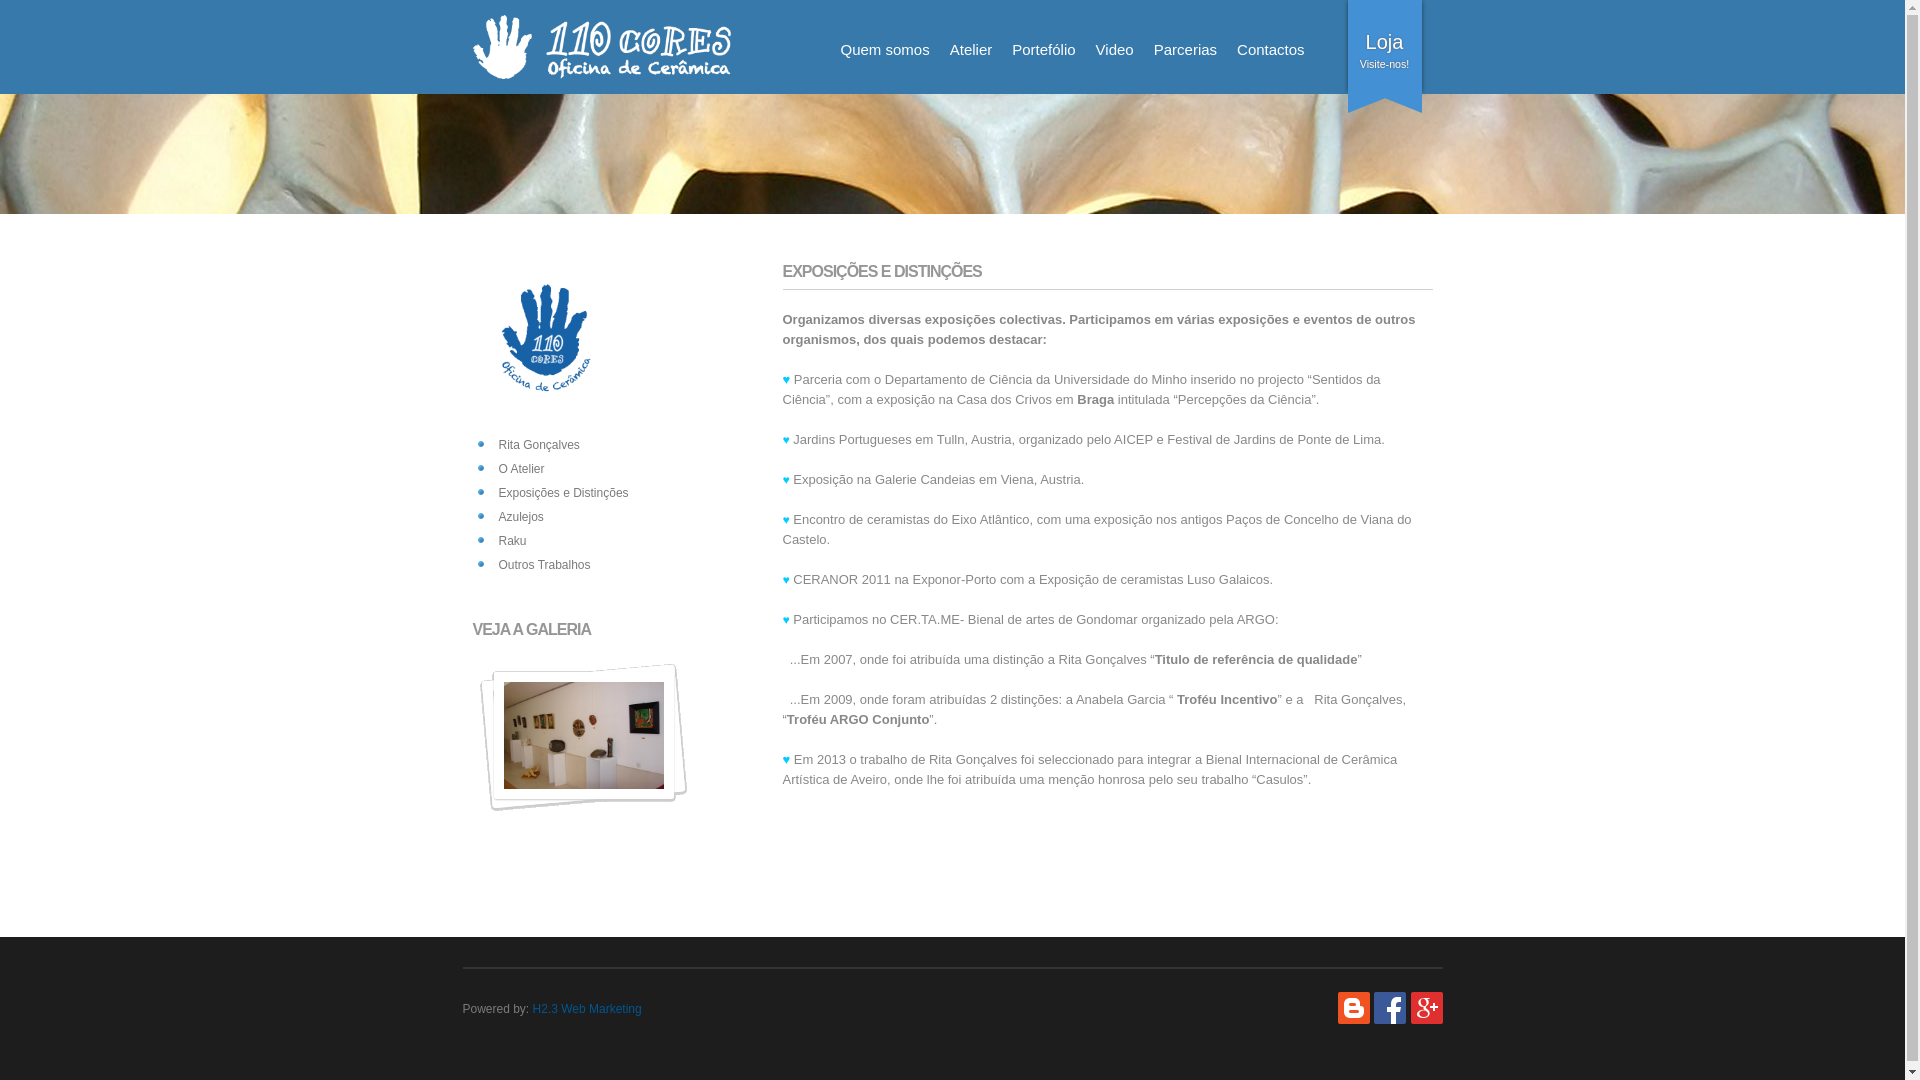  Describe the element at coordinates (1424, 1007) in the screenshot. I see `'Google +'` at that location.